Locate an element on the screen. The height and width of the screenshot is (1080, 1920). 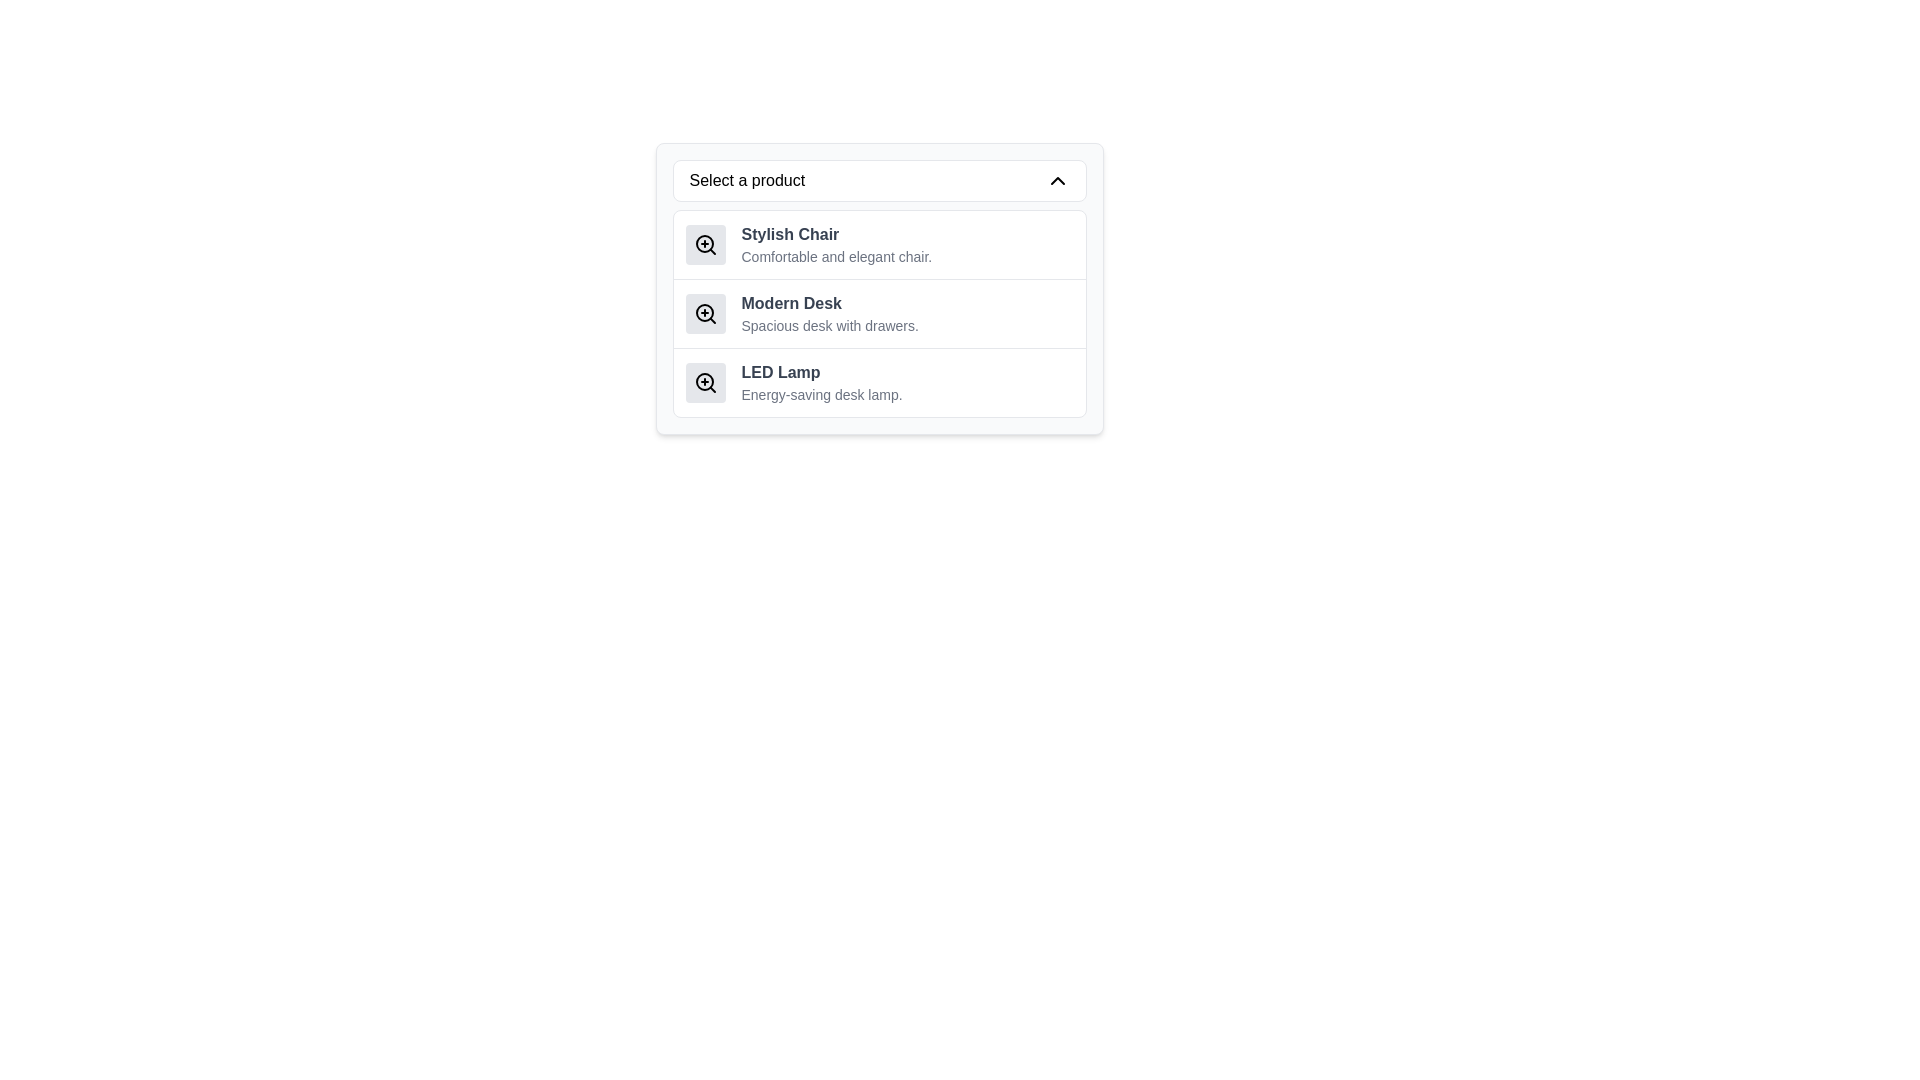
the text label that prompts users to 'Select a product' by moving the cursor to its center point is located at coordinates (746, 181).